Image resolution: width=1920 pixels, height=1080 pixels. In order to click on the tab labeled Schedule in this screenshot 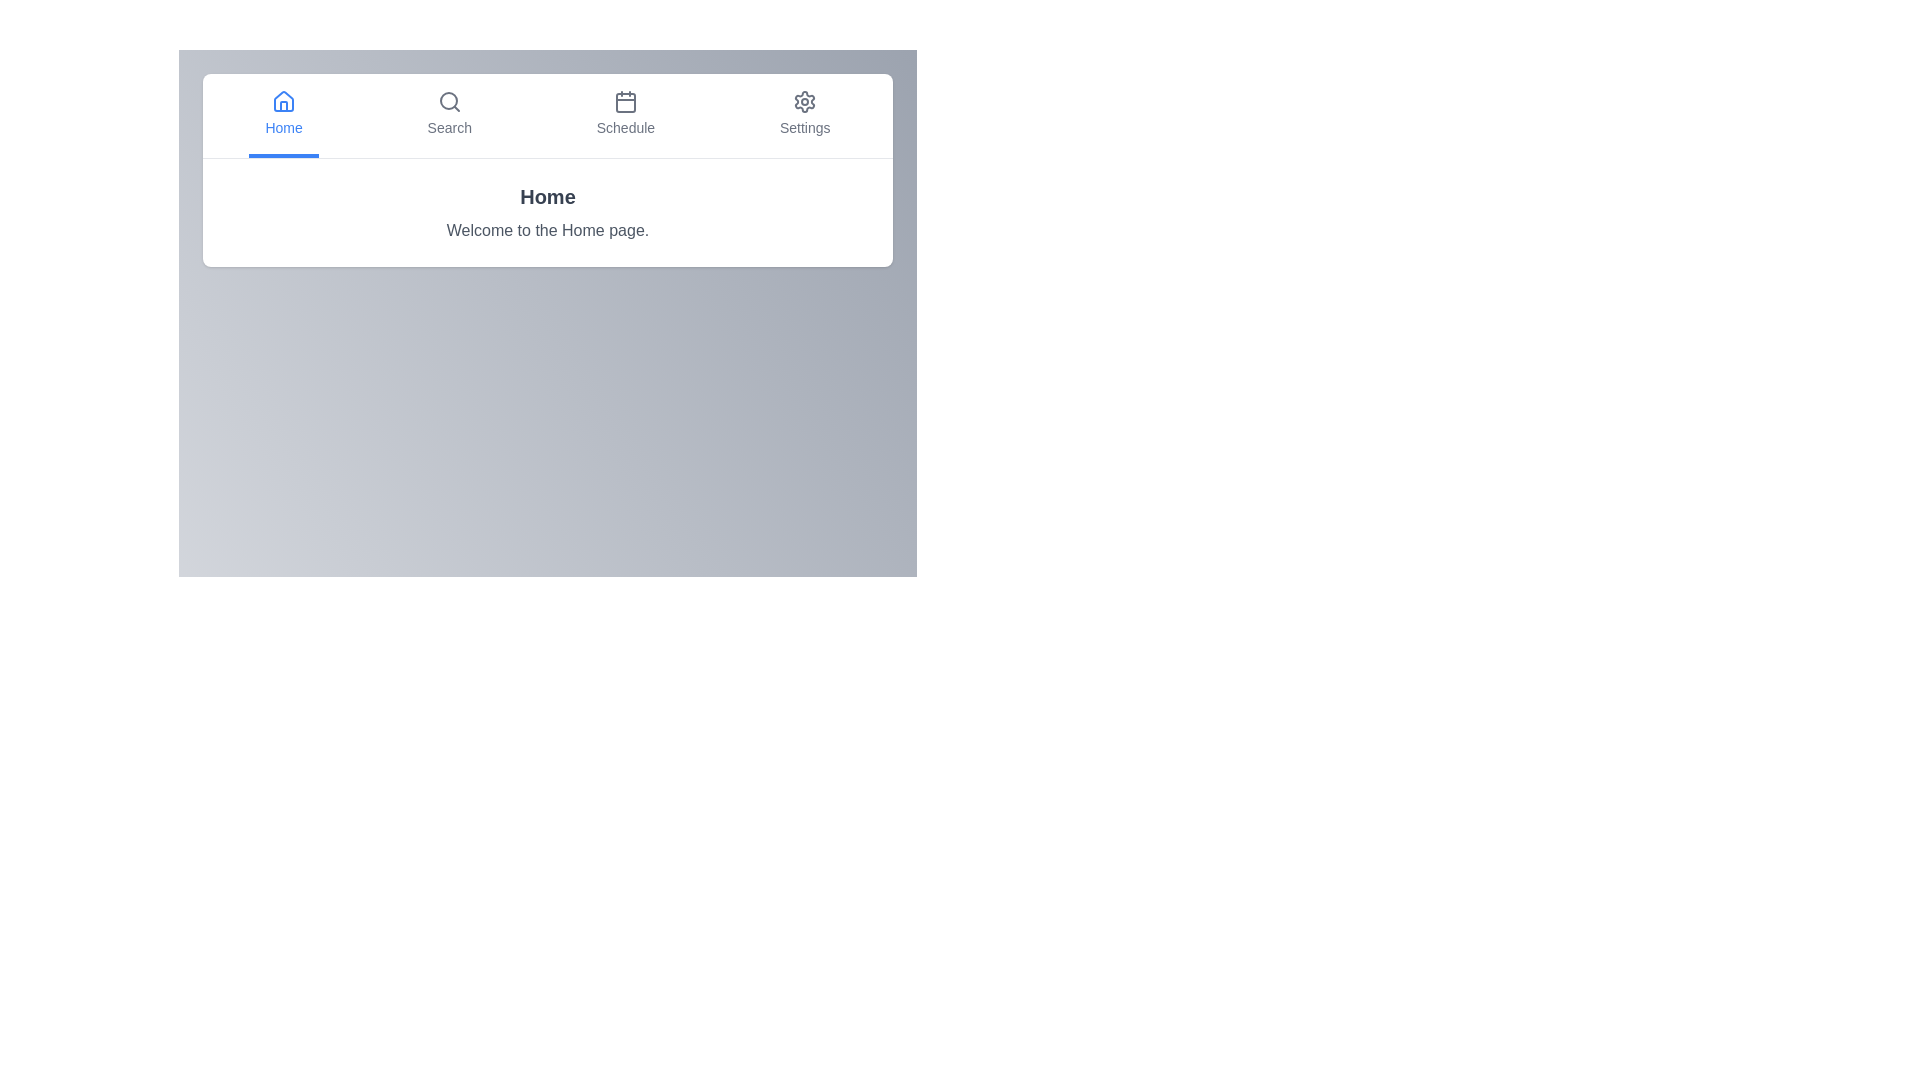, I will do `click(624, 115)`.